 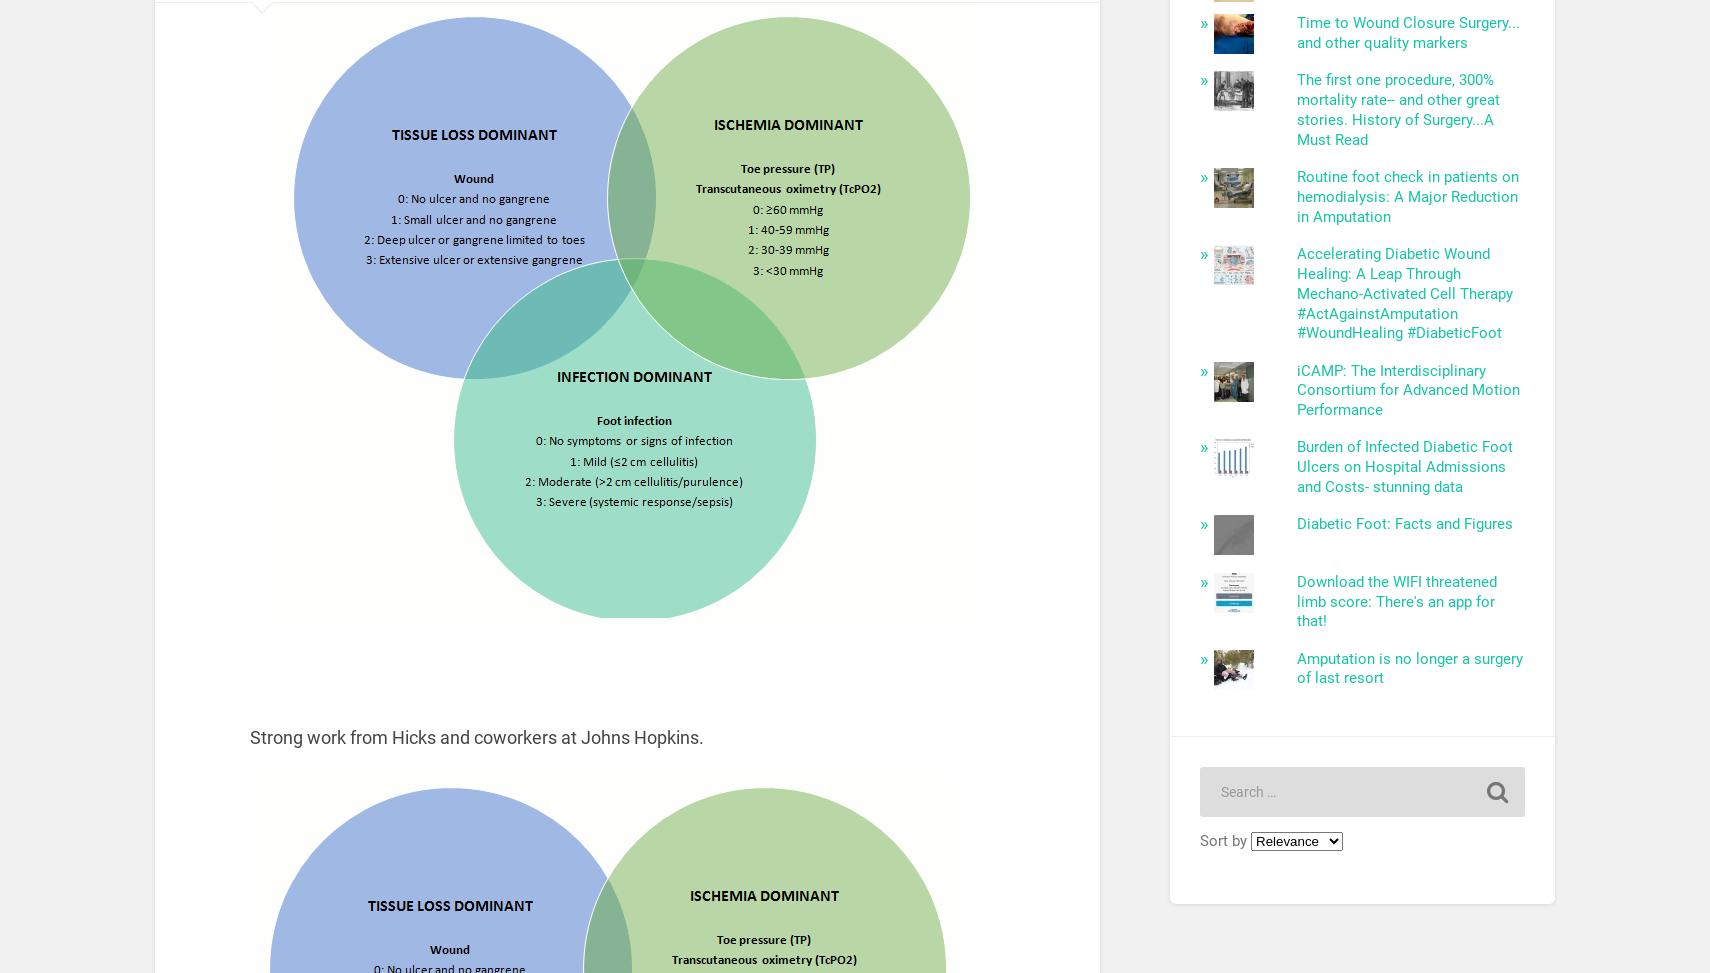 What do you see at coordinates (1404, 467) in the screenshot?
I see `'Burden of Infected Diabetic Foot Ulcers on Hospital Admissions and Costs- stunning data'` at bounding box center [1404, 467].